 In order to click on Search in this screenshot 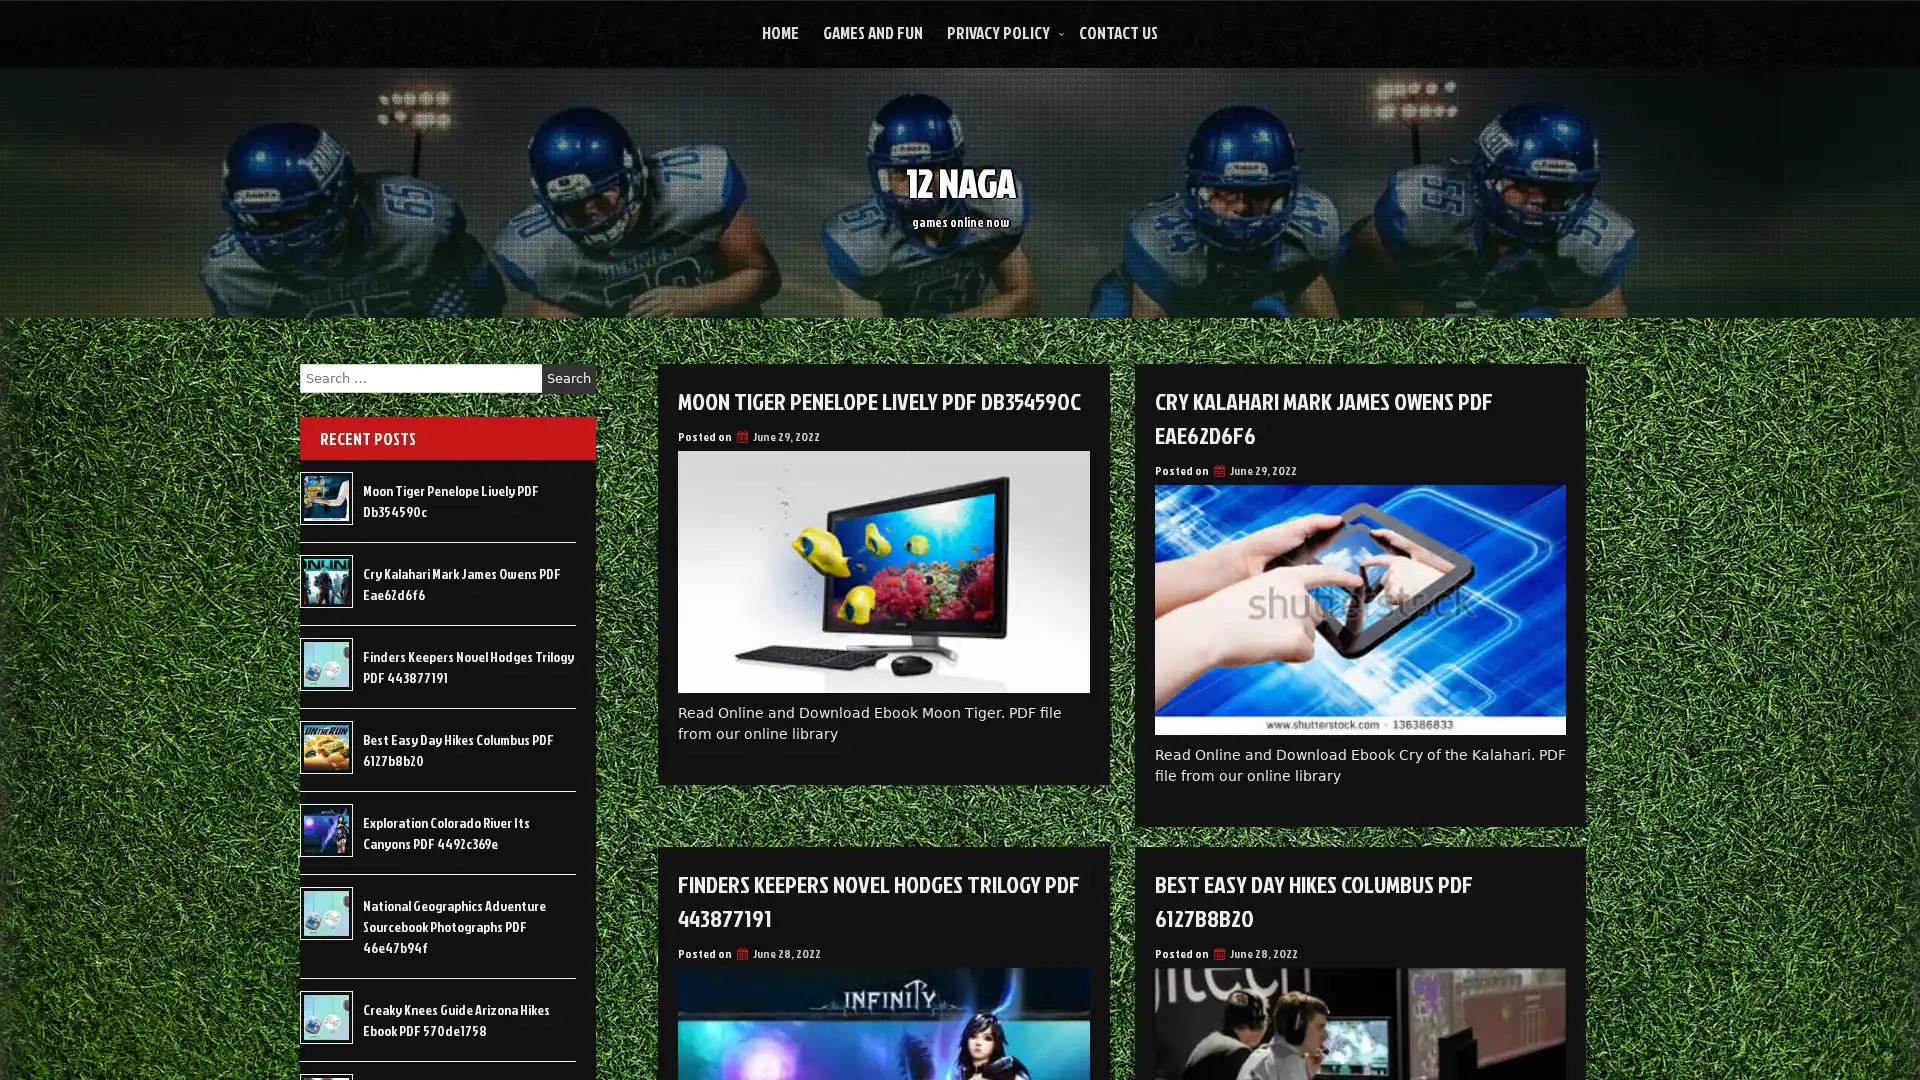, I will do `click(568, 378)`.